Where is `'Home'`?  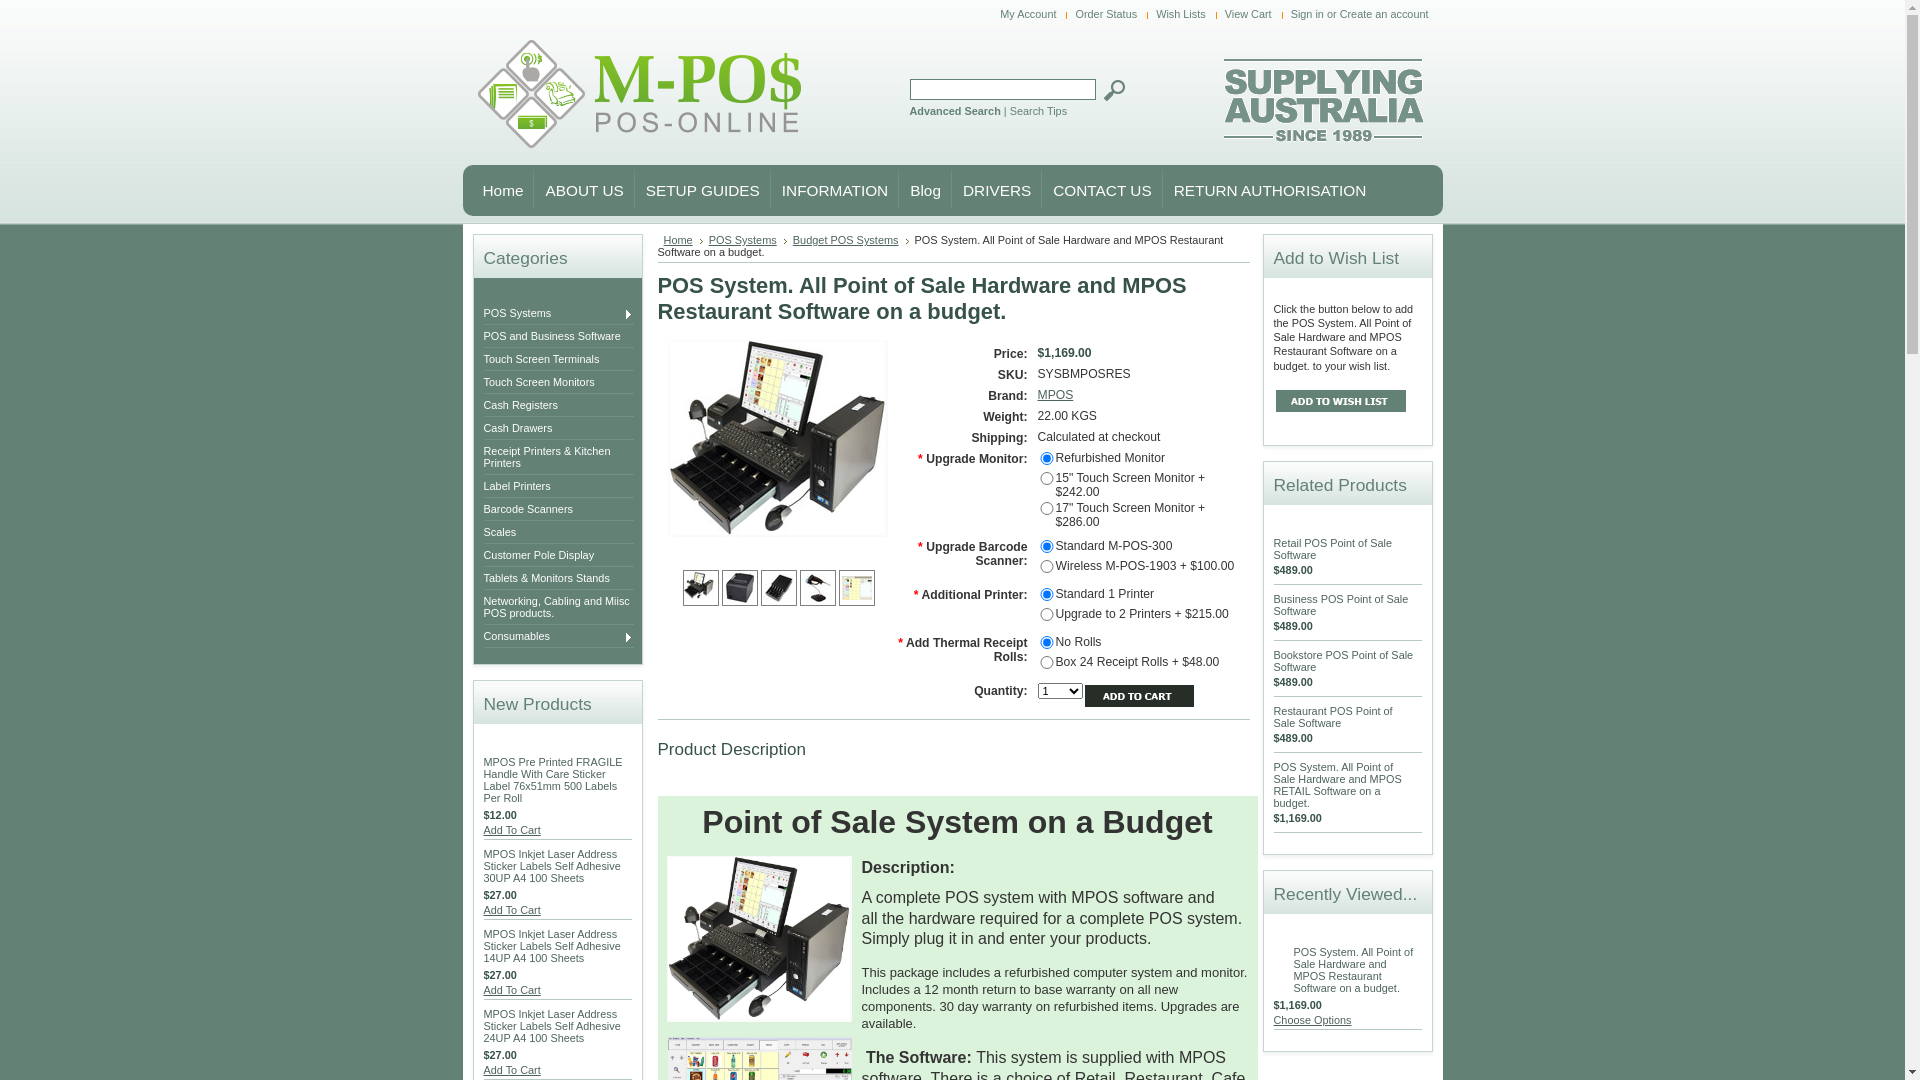
'Home' is located at coordinates (469, 189).